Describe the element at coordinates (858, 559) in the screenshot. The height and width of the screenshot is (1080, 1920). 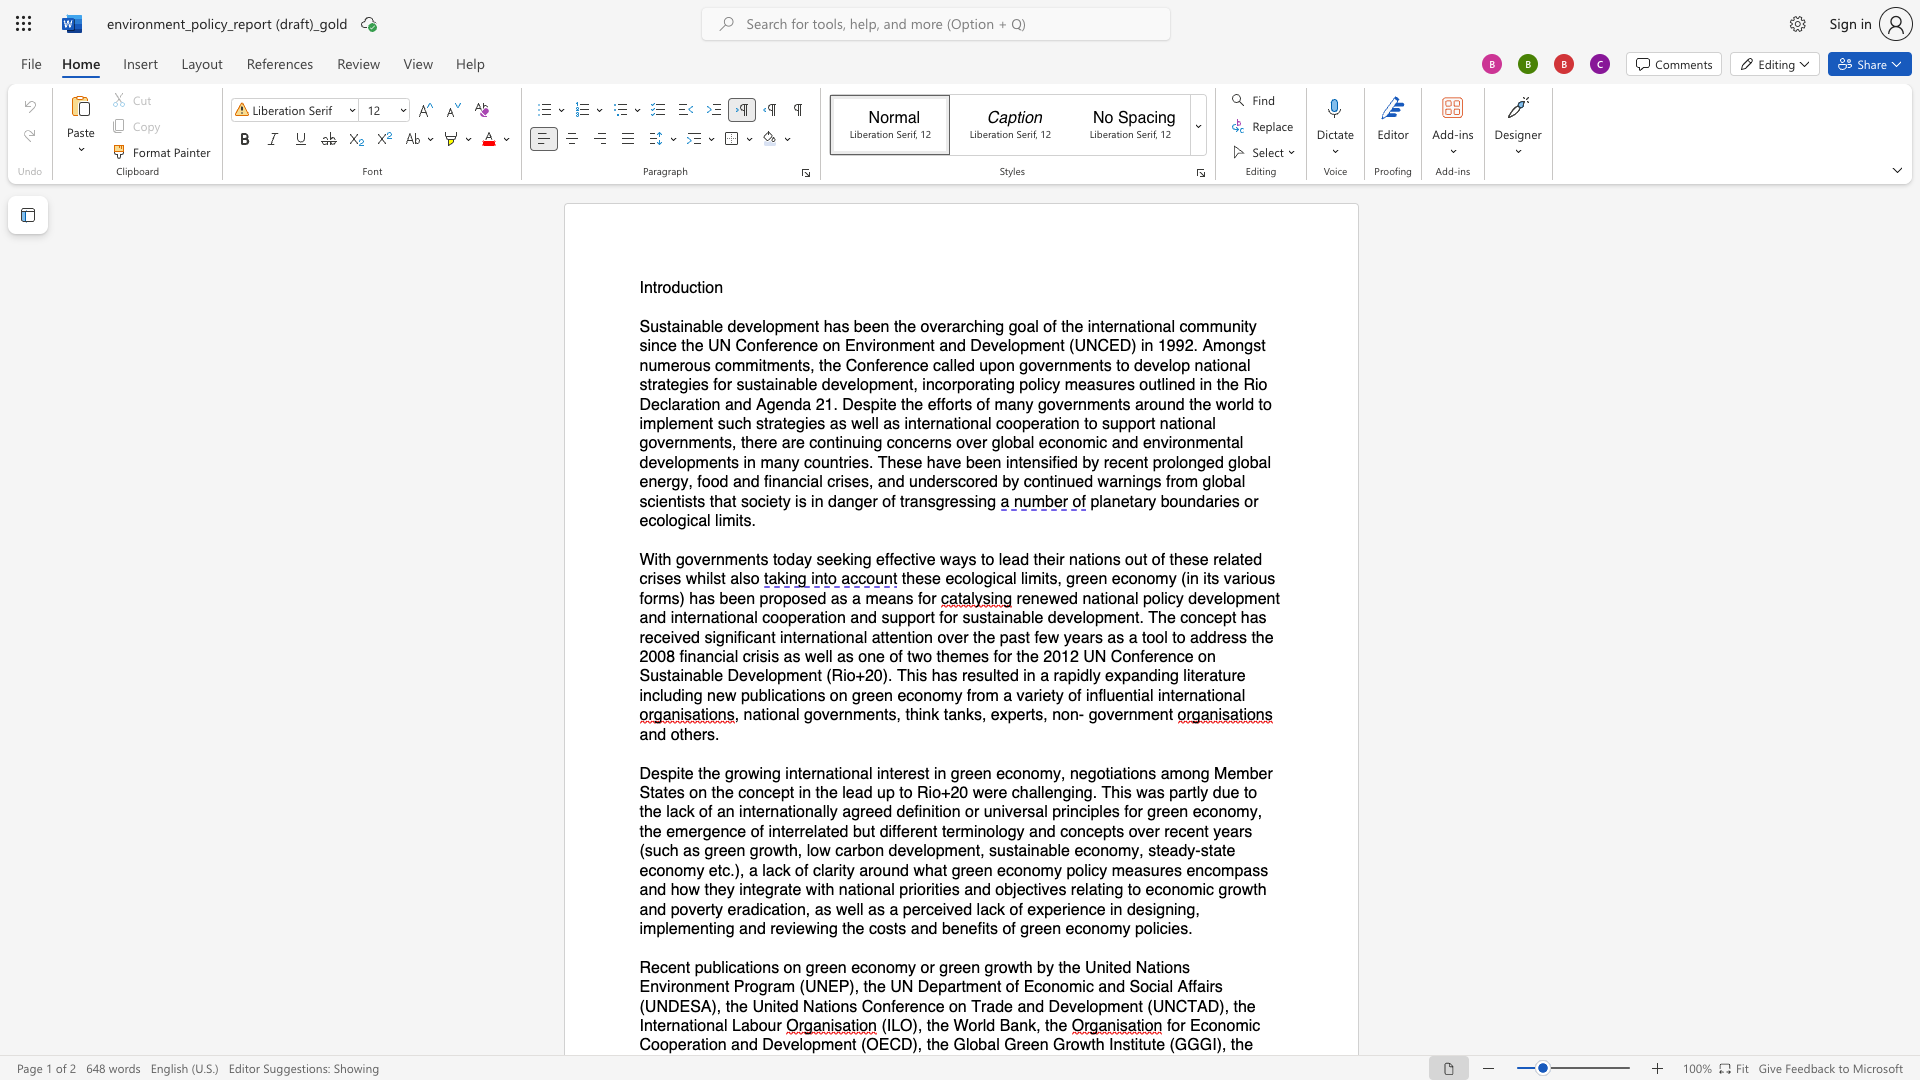
I see `the 3th character "n" in the text` at that location.